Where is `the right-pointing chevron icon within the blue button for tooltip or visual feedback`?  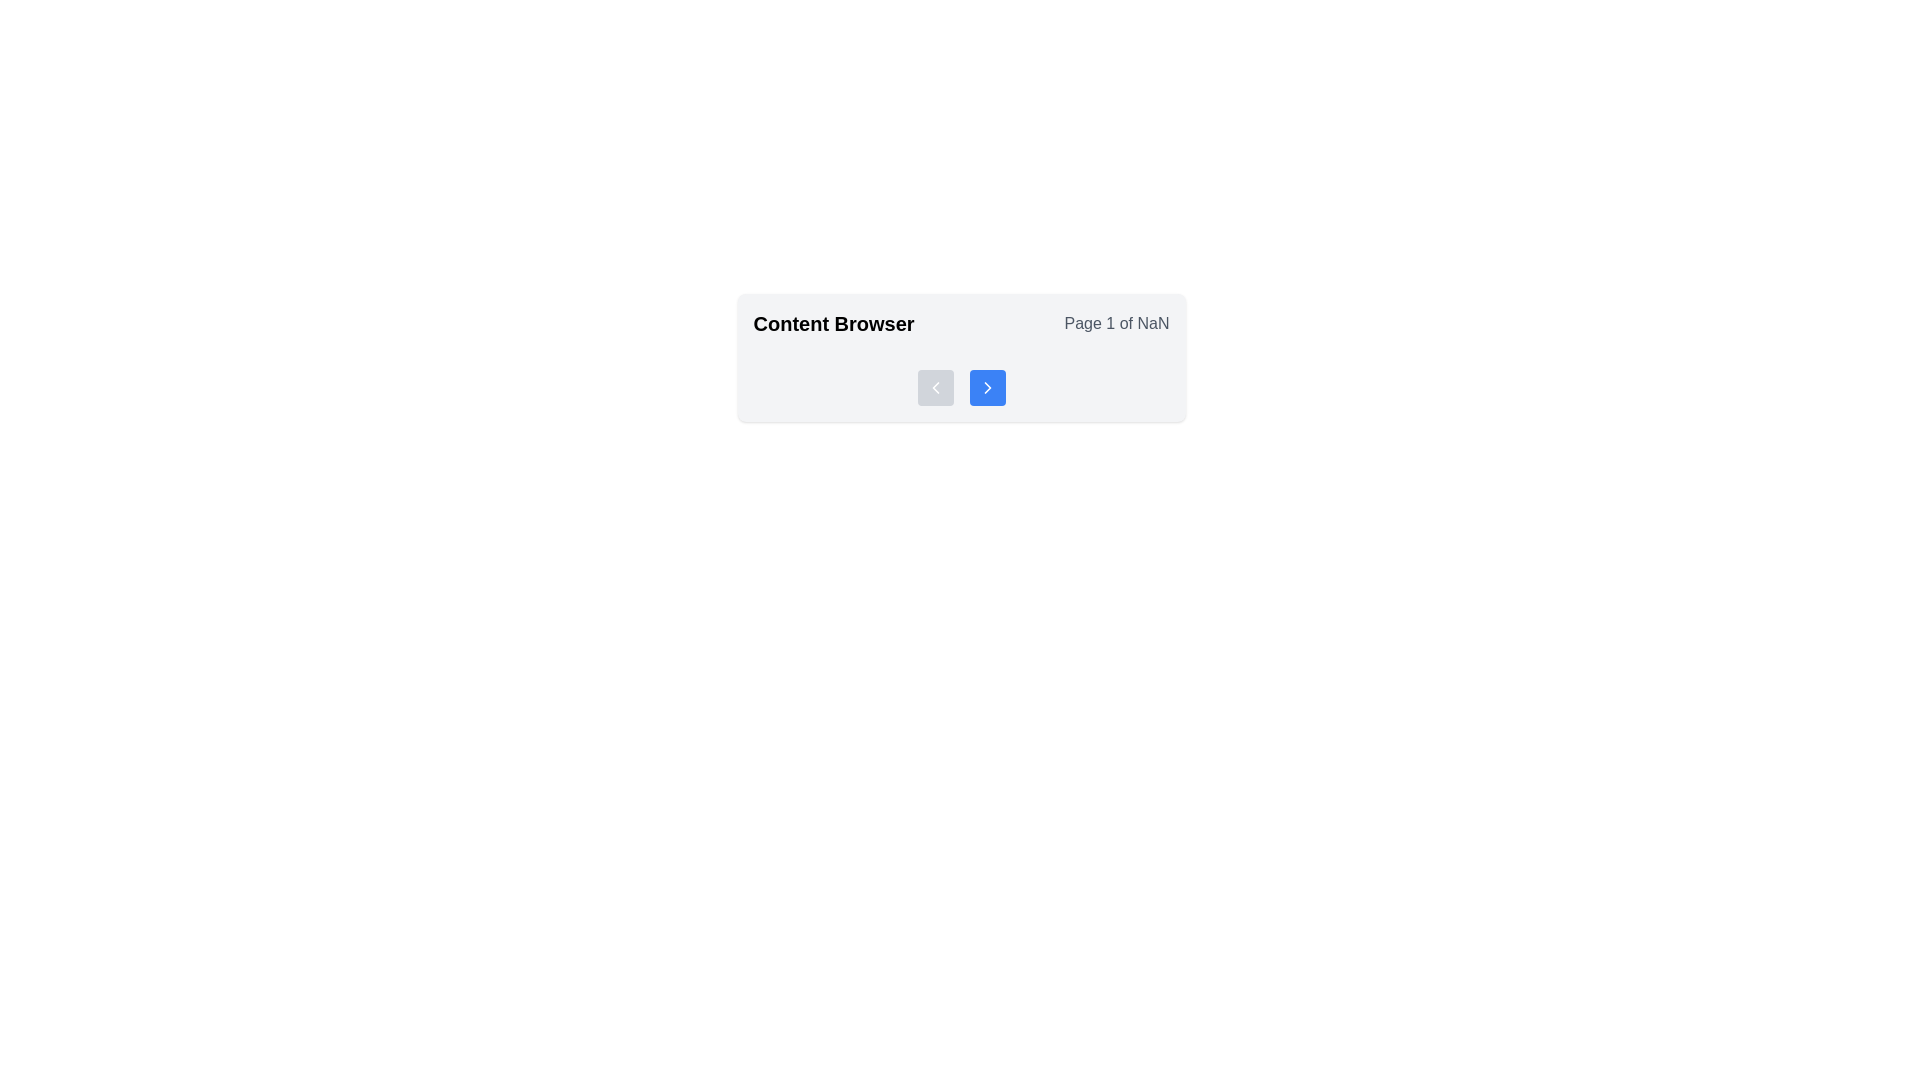 the right-pointing chevron icon within the blue button for tooltip or visual feedback is located at coordinates (987, 388).